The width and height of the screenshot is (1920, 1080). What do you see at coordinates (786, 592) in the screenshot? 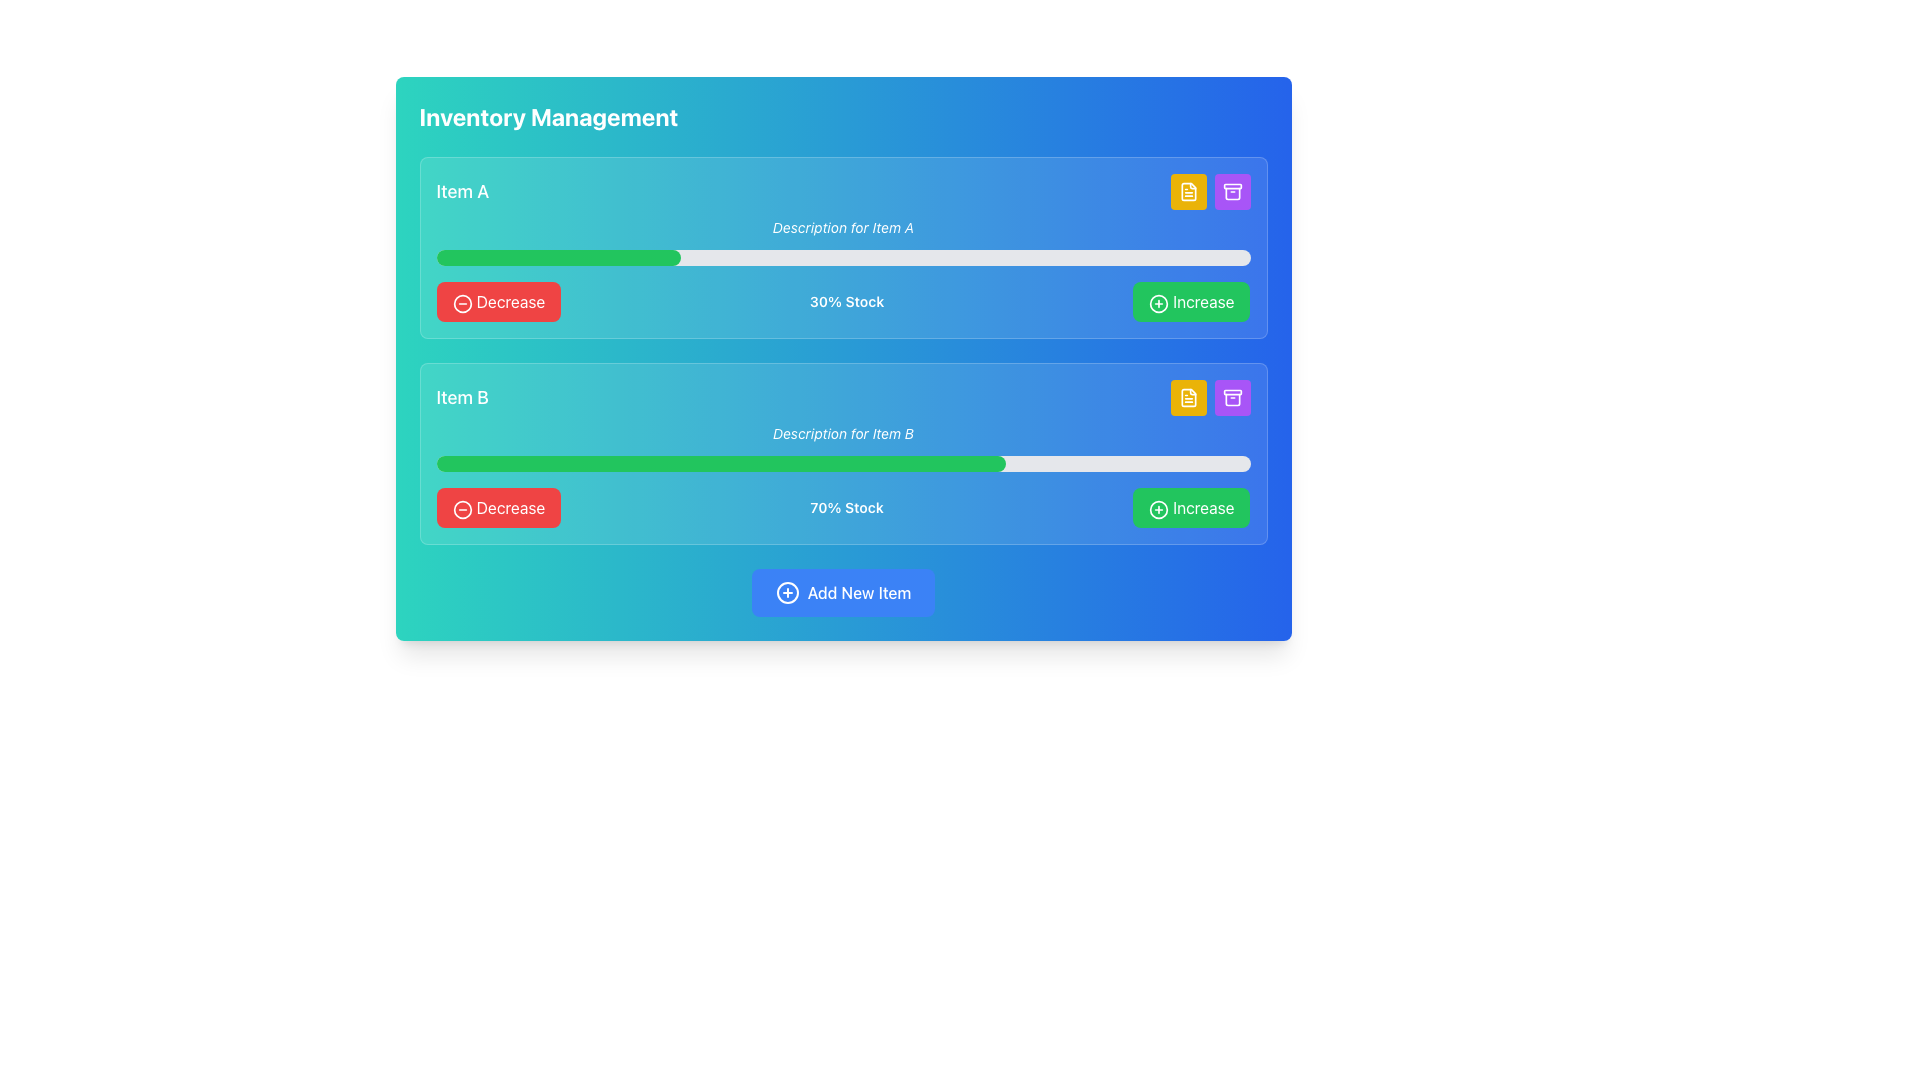
I see `the circular SVG graphical element located at the center of the 'Add New Item' button, which features a plus sign icon` at bounding box center [786, 592].